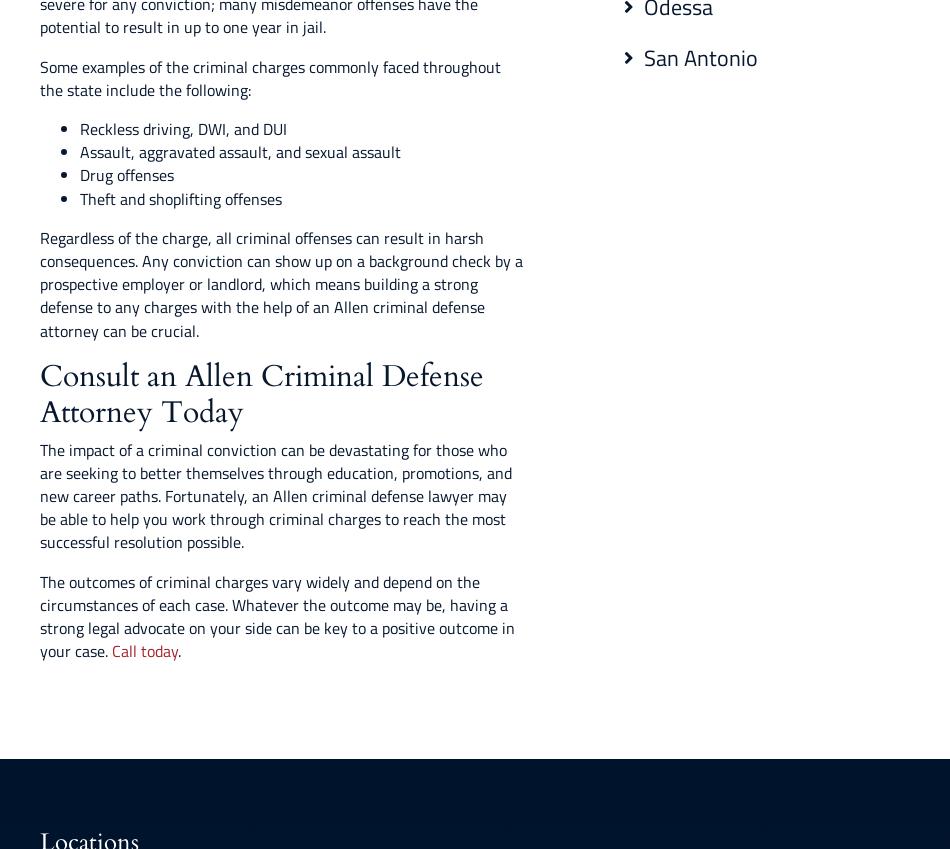 This screenshot has height=849, width=950. What do you see at coordinates (701, 57) in the screenshot?
I see `'San Antonio'` at bounding box center [701, 57].